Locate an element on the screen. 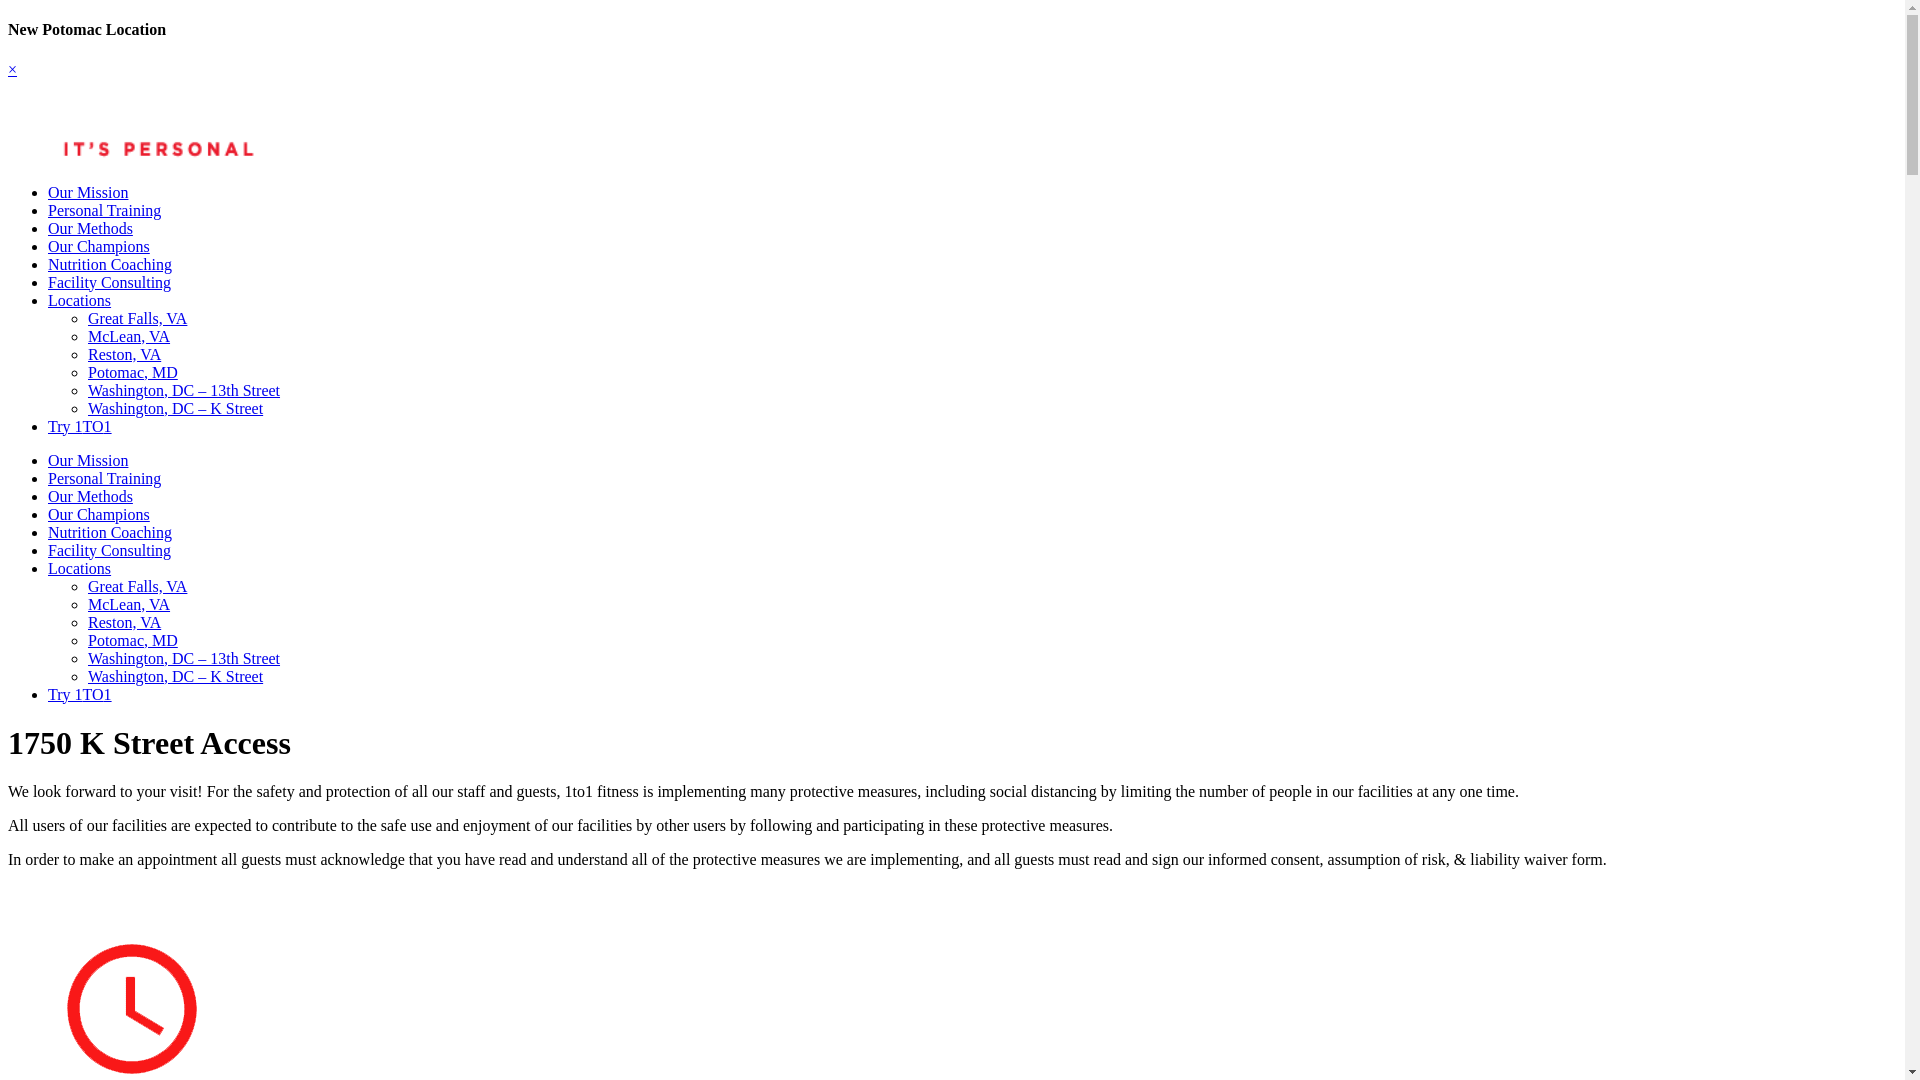  'Our Methods' is located at coordinates (89, 495).